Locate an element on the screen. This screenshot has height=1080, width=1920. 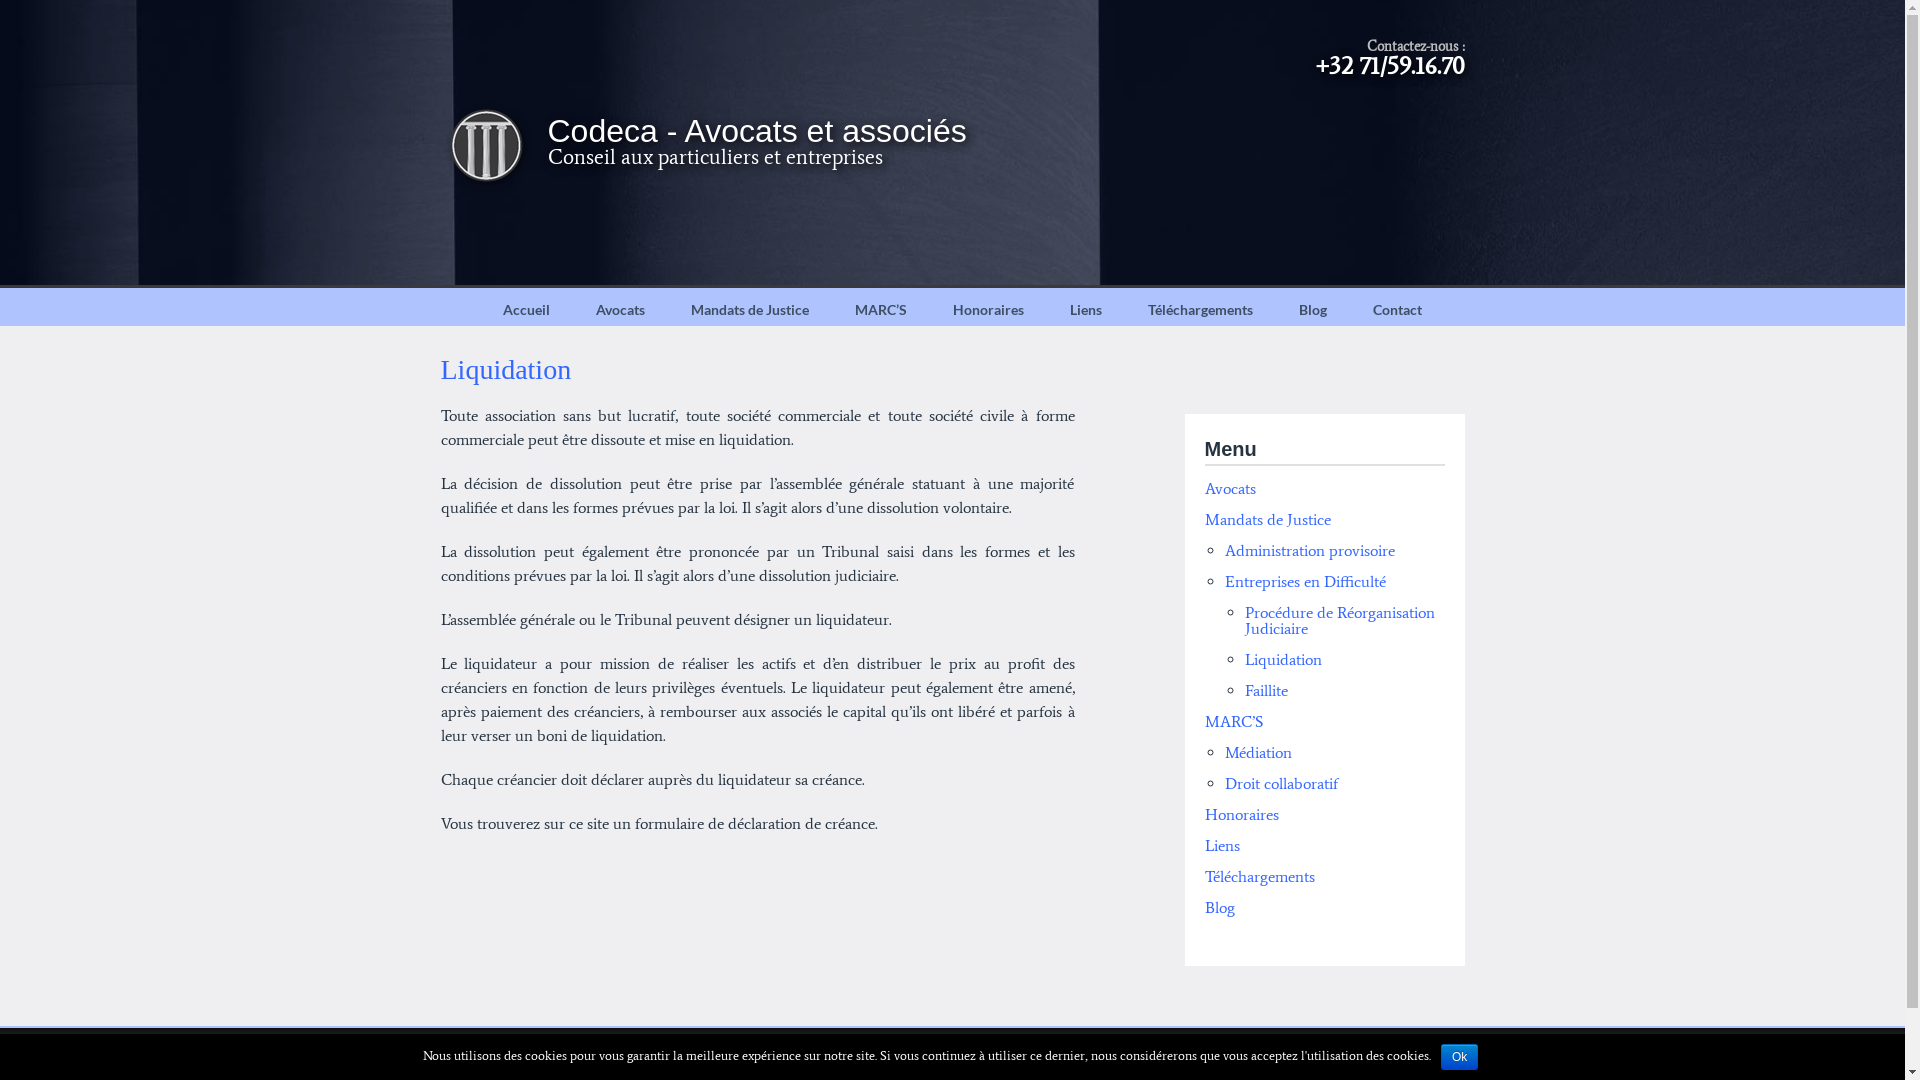
'Mandats de Justice' is located at coordinates (1266, 518).